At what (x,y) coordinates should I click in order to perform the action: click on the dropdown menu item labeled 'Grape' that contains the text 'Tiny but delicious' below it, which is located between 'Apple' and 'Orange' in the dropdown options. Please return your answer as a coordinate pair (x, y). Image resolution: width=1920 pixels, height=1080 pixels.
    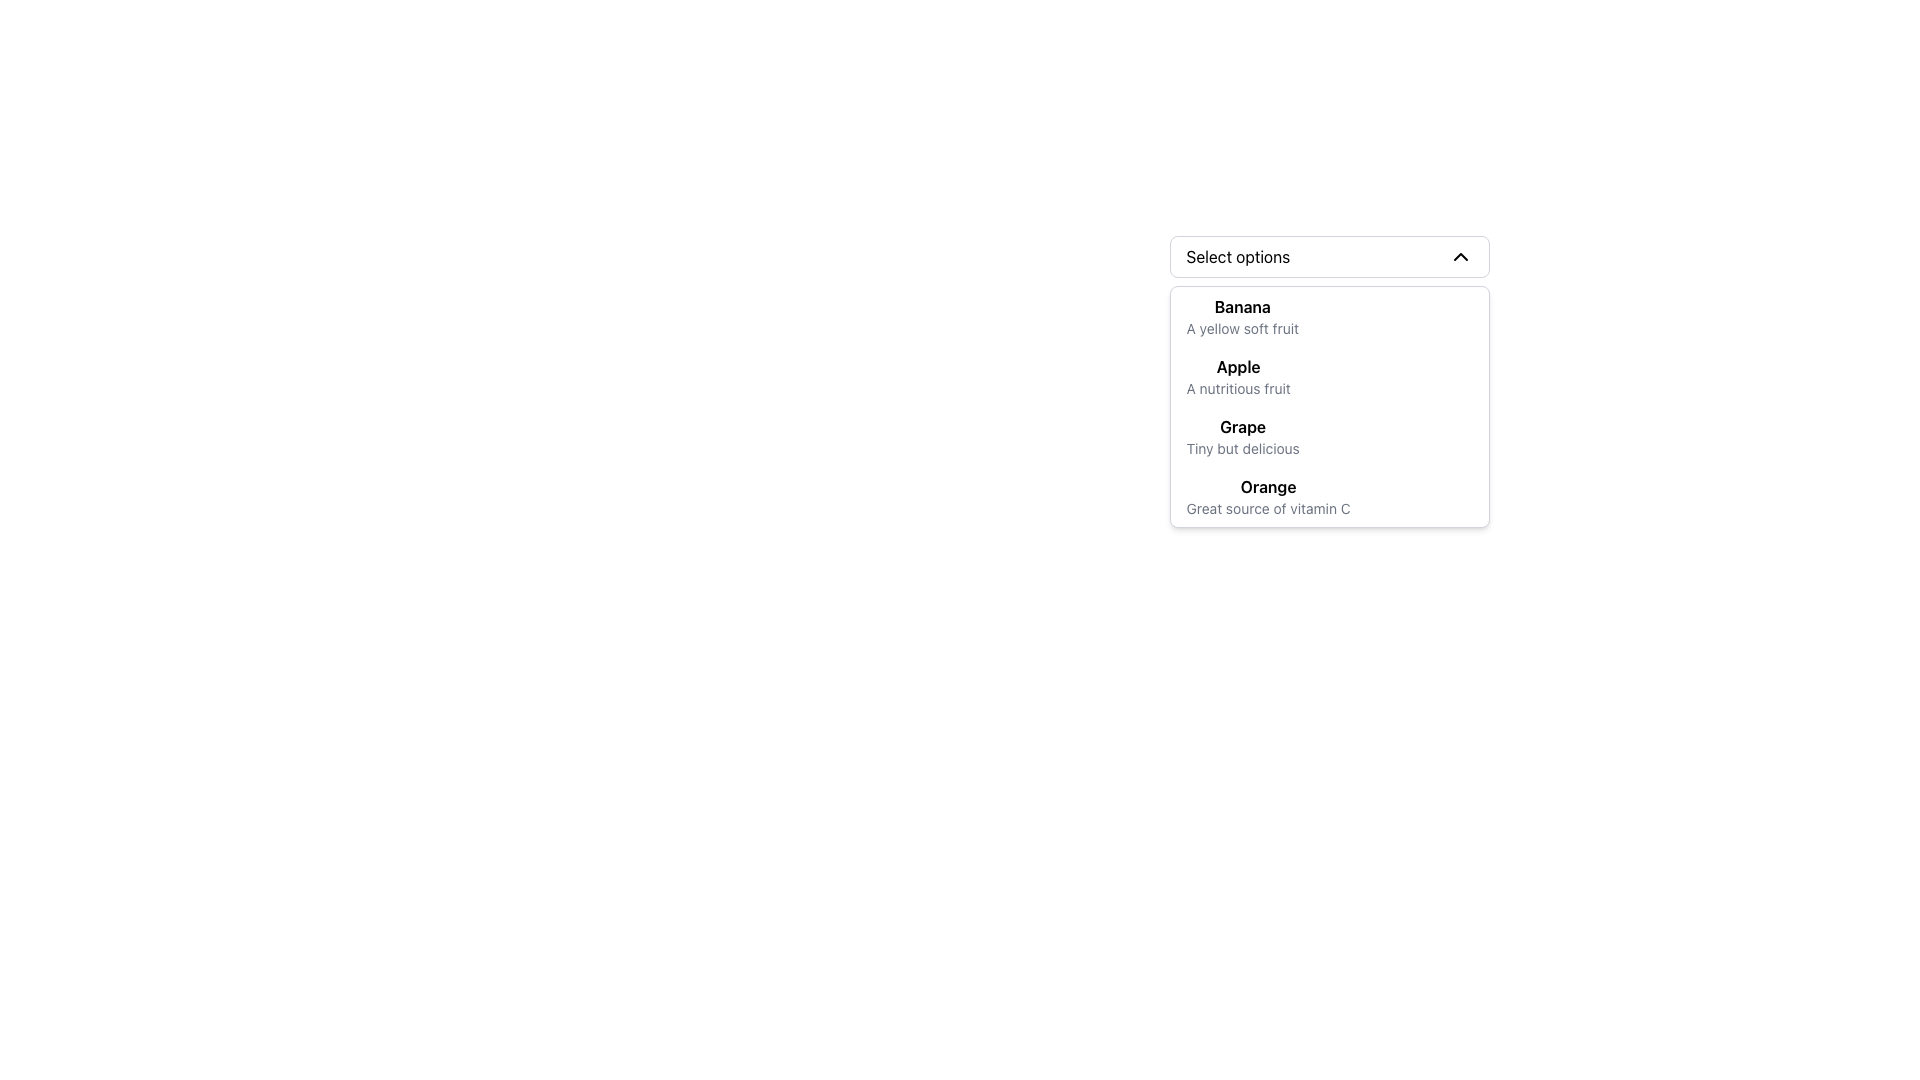
    Looking at the image, I should click on (1242, 435).